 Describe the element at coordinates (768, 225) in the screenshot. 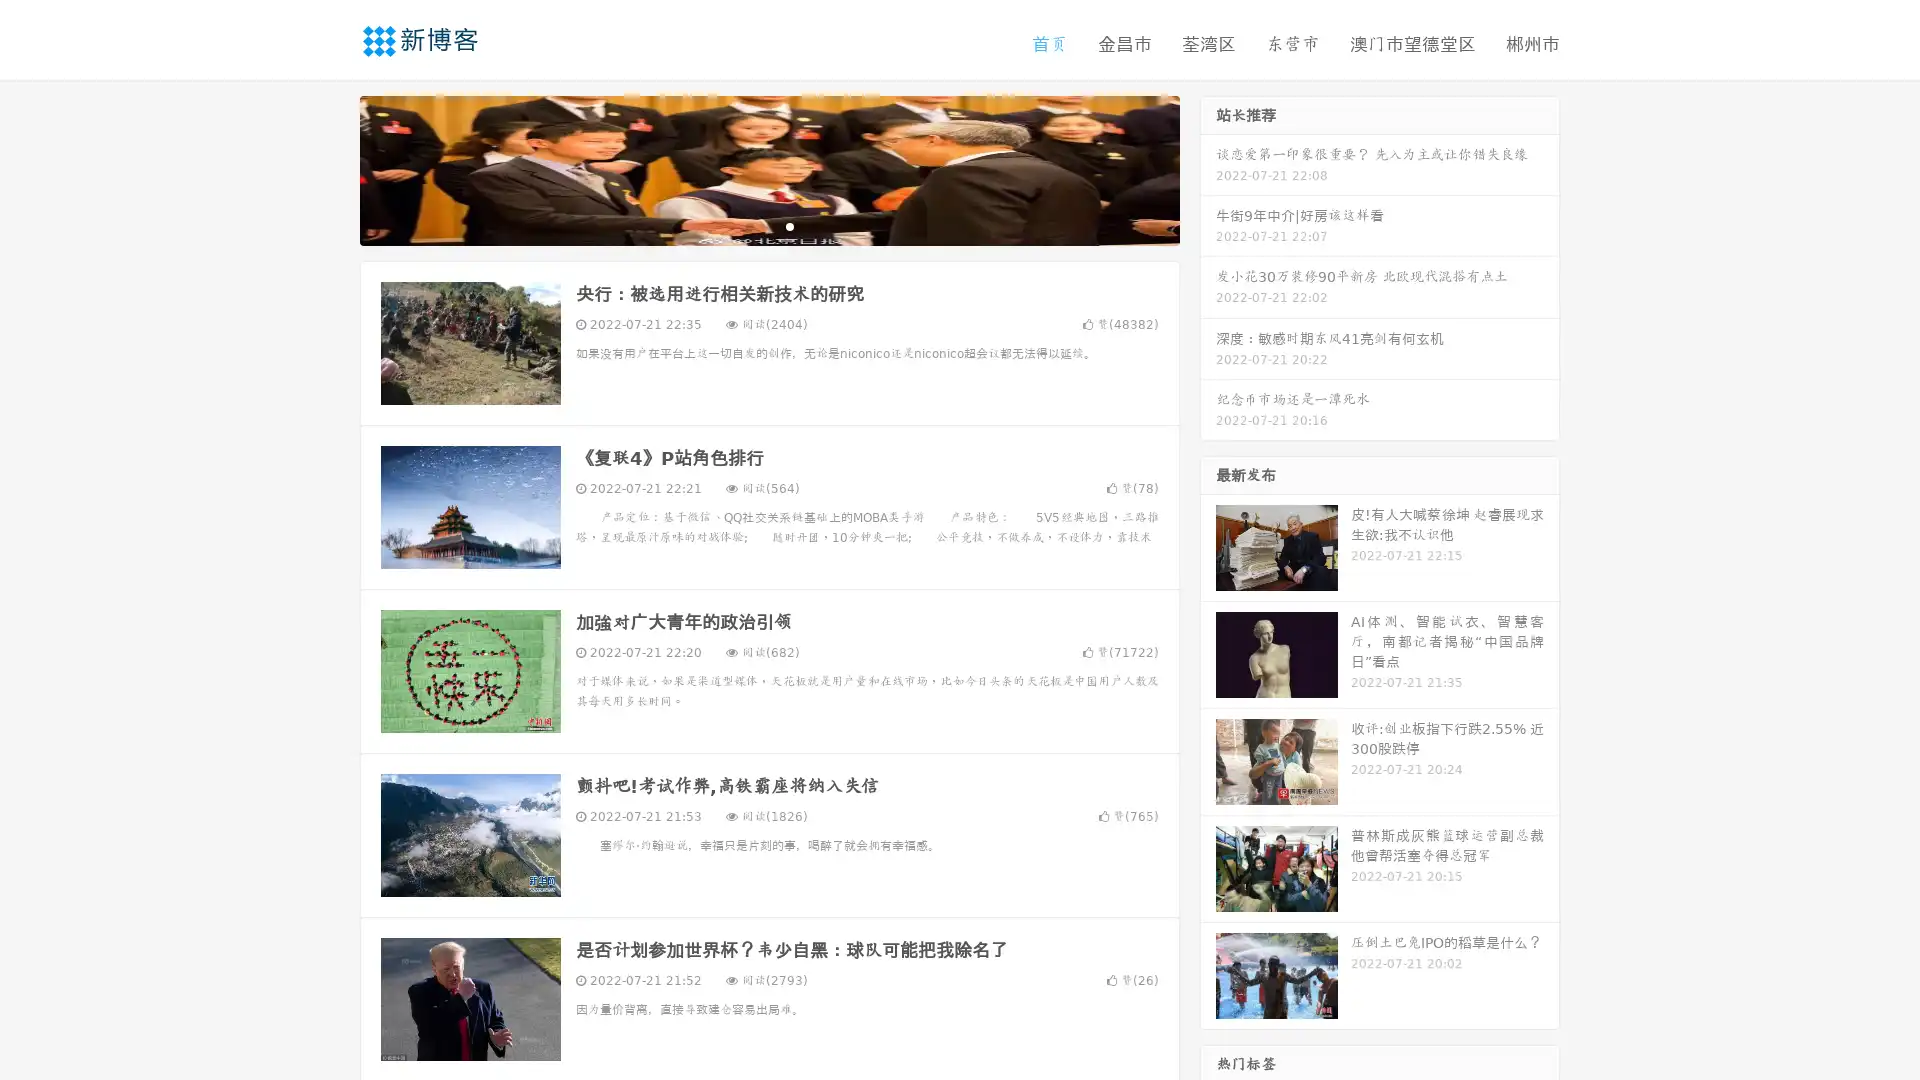

I see `Go to slide 2` at that location.